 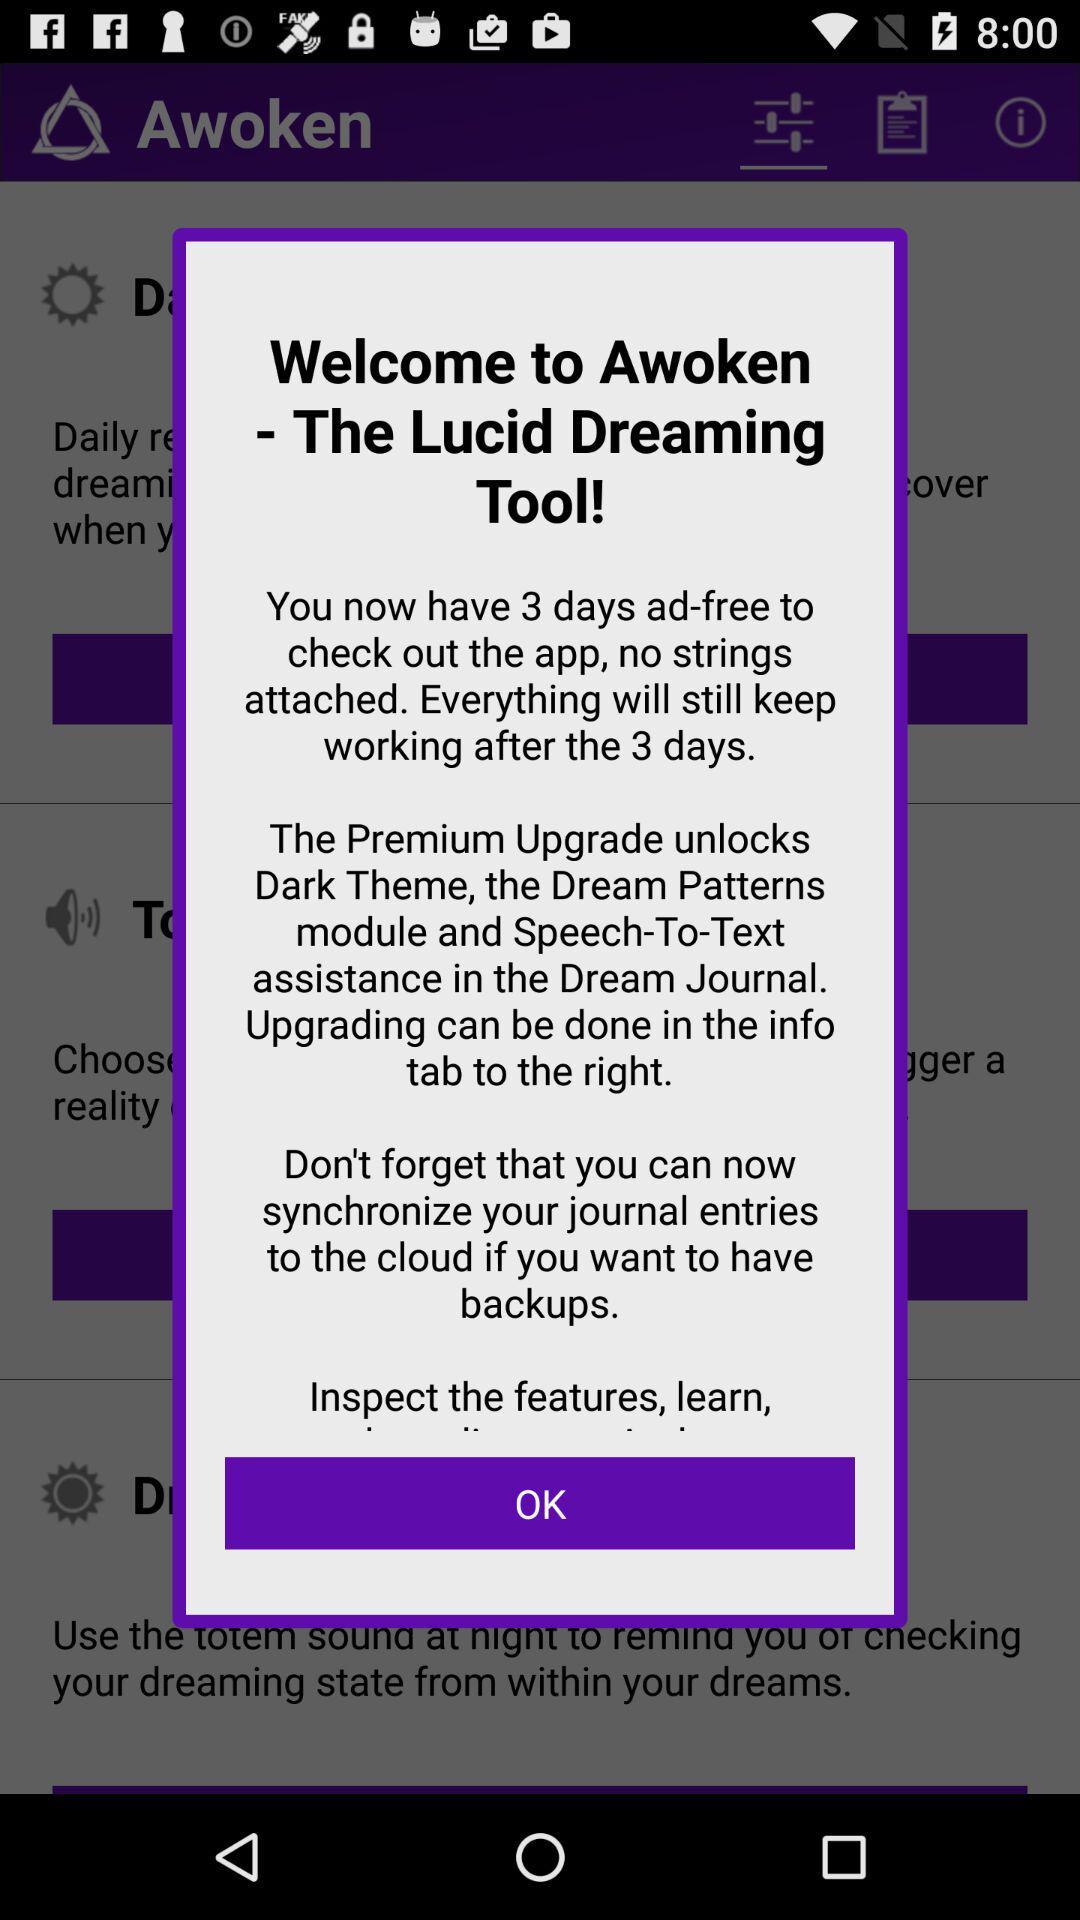 I want to click on the button at the bottom, so click(x=540, y=1503).